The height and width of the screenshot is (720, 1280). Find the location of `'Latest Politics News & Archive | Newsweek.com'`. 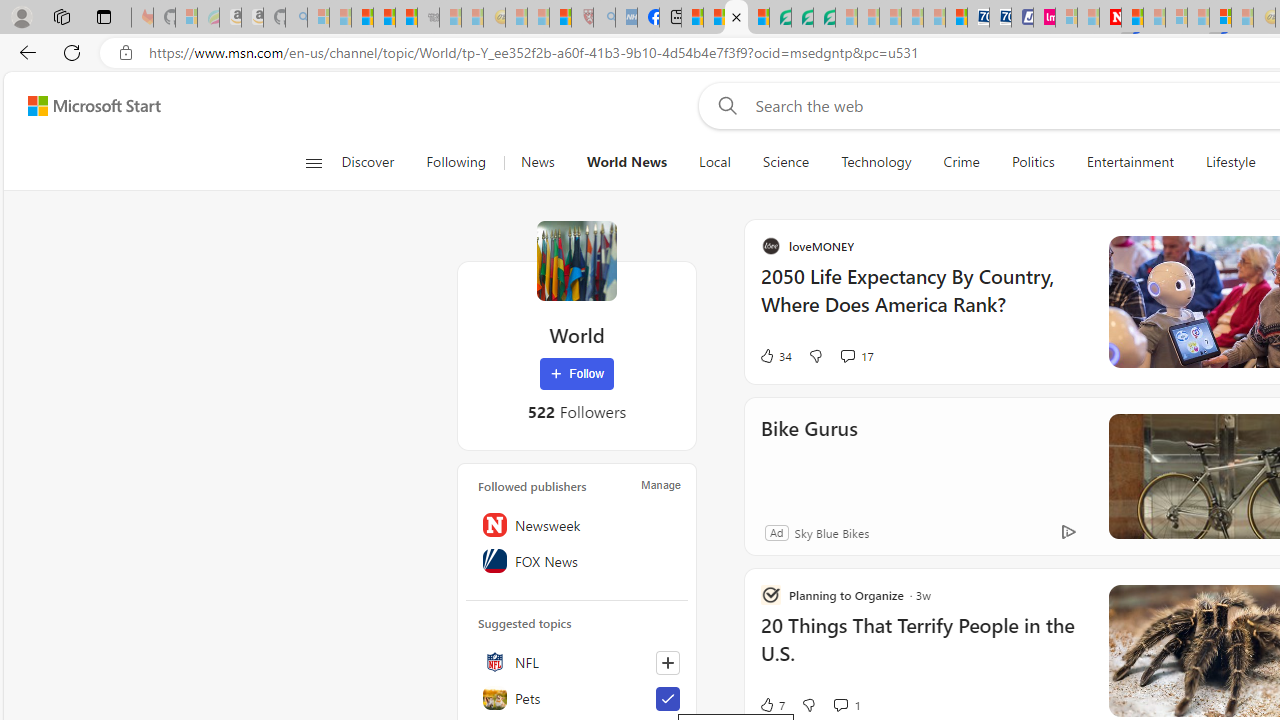

'Latest Politics News & Archive | Newsweek.com' is located at coordinates (1109, 17).